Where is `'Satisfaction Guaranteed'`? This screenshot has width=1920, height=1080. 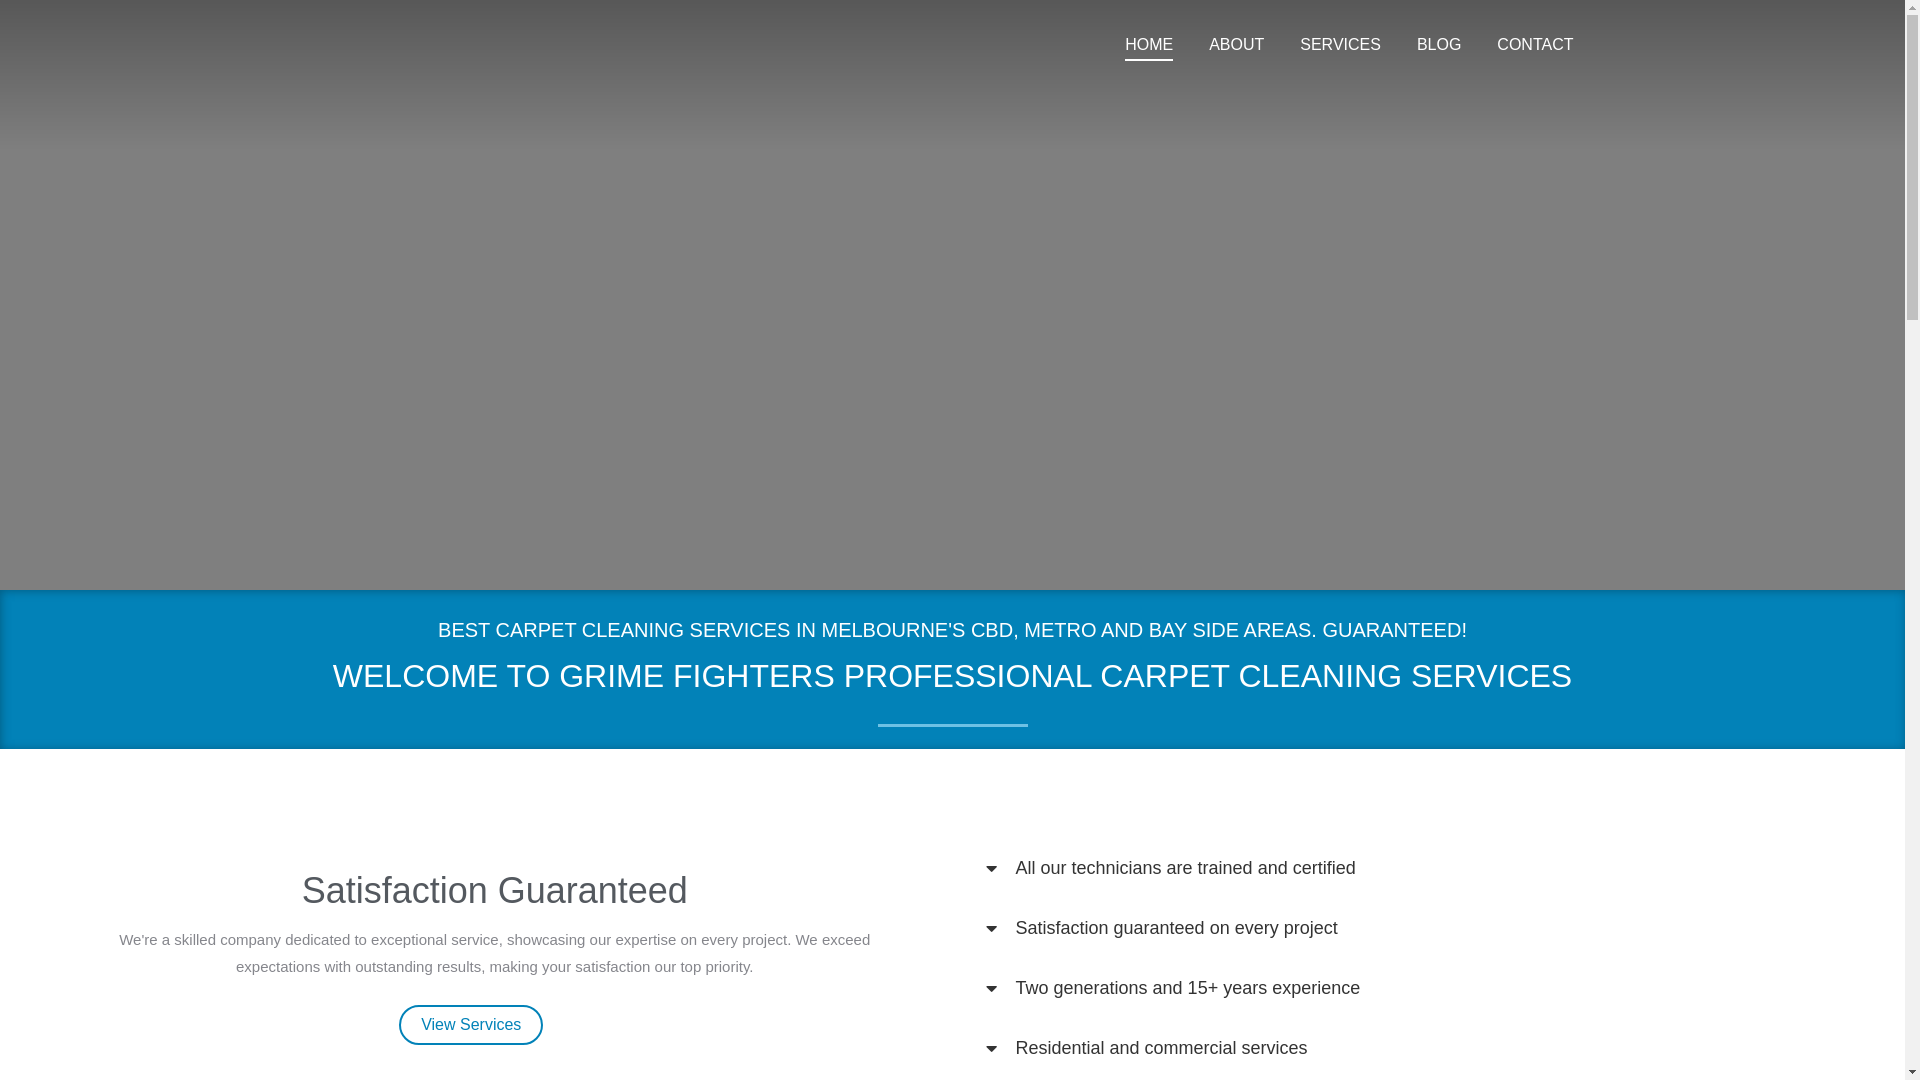
'Satisfaction Guaranteed' is located at coordinates (494, 889).